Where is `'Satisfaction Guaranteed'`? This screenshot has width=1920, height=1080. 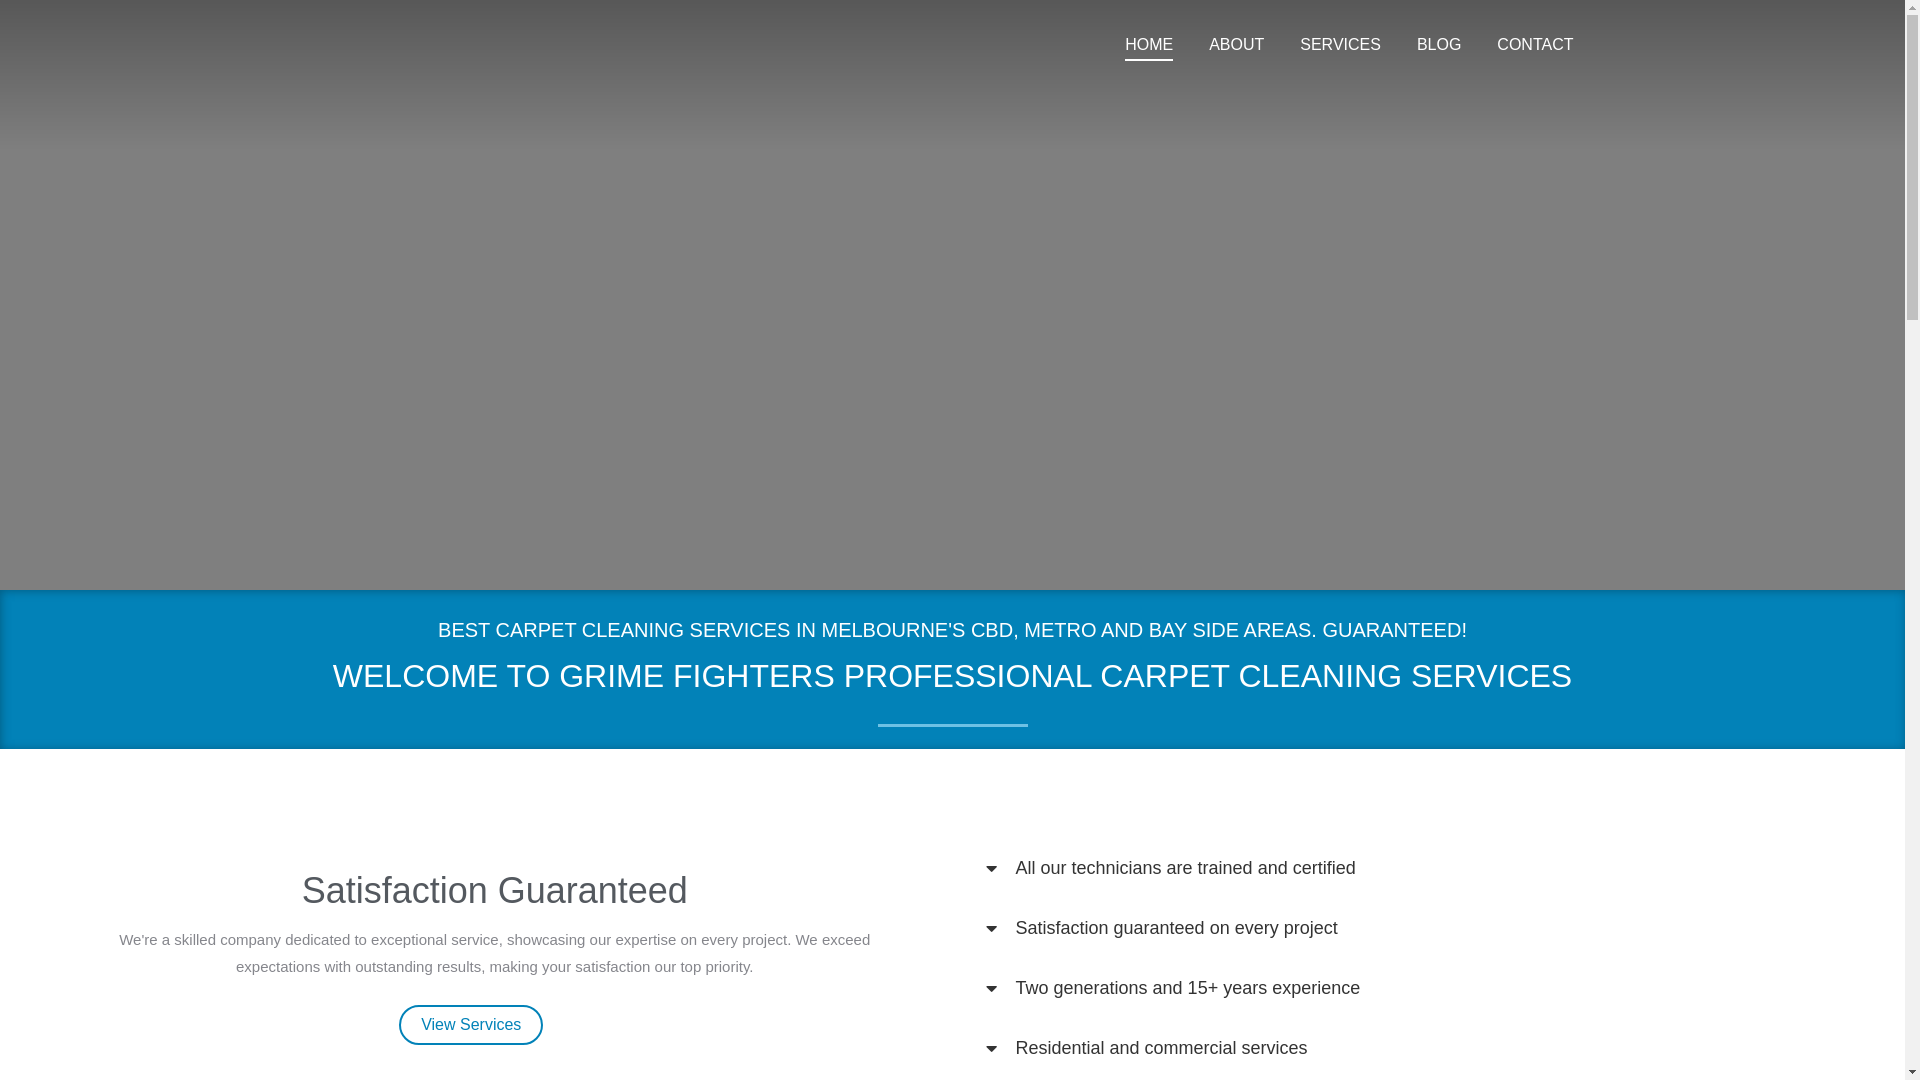
'Satisfaction Guaranteed' is located at coordinates (494, 889).